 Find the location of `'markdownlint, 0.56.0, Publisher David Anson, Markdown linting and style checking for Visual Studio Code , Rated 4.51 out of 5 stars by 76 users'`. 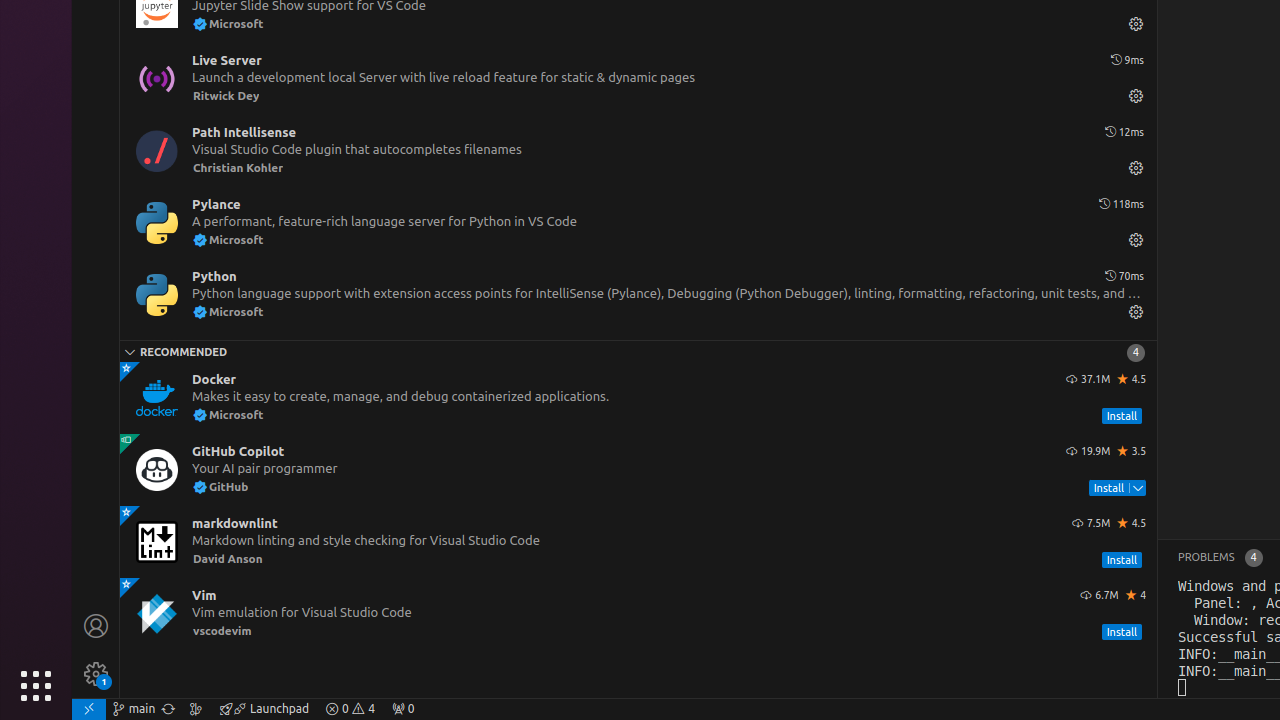

'markdownlint, 0.56.0, Publisher David Anson, Markdown linting and style checking for Visual Studio Code , Rated 4.51 out of 5 stars by 76 users' is located at coordinates (637, 542).